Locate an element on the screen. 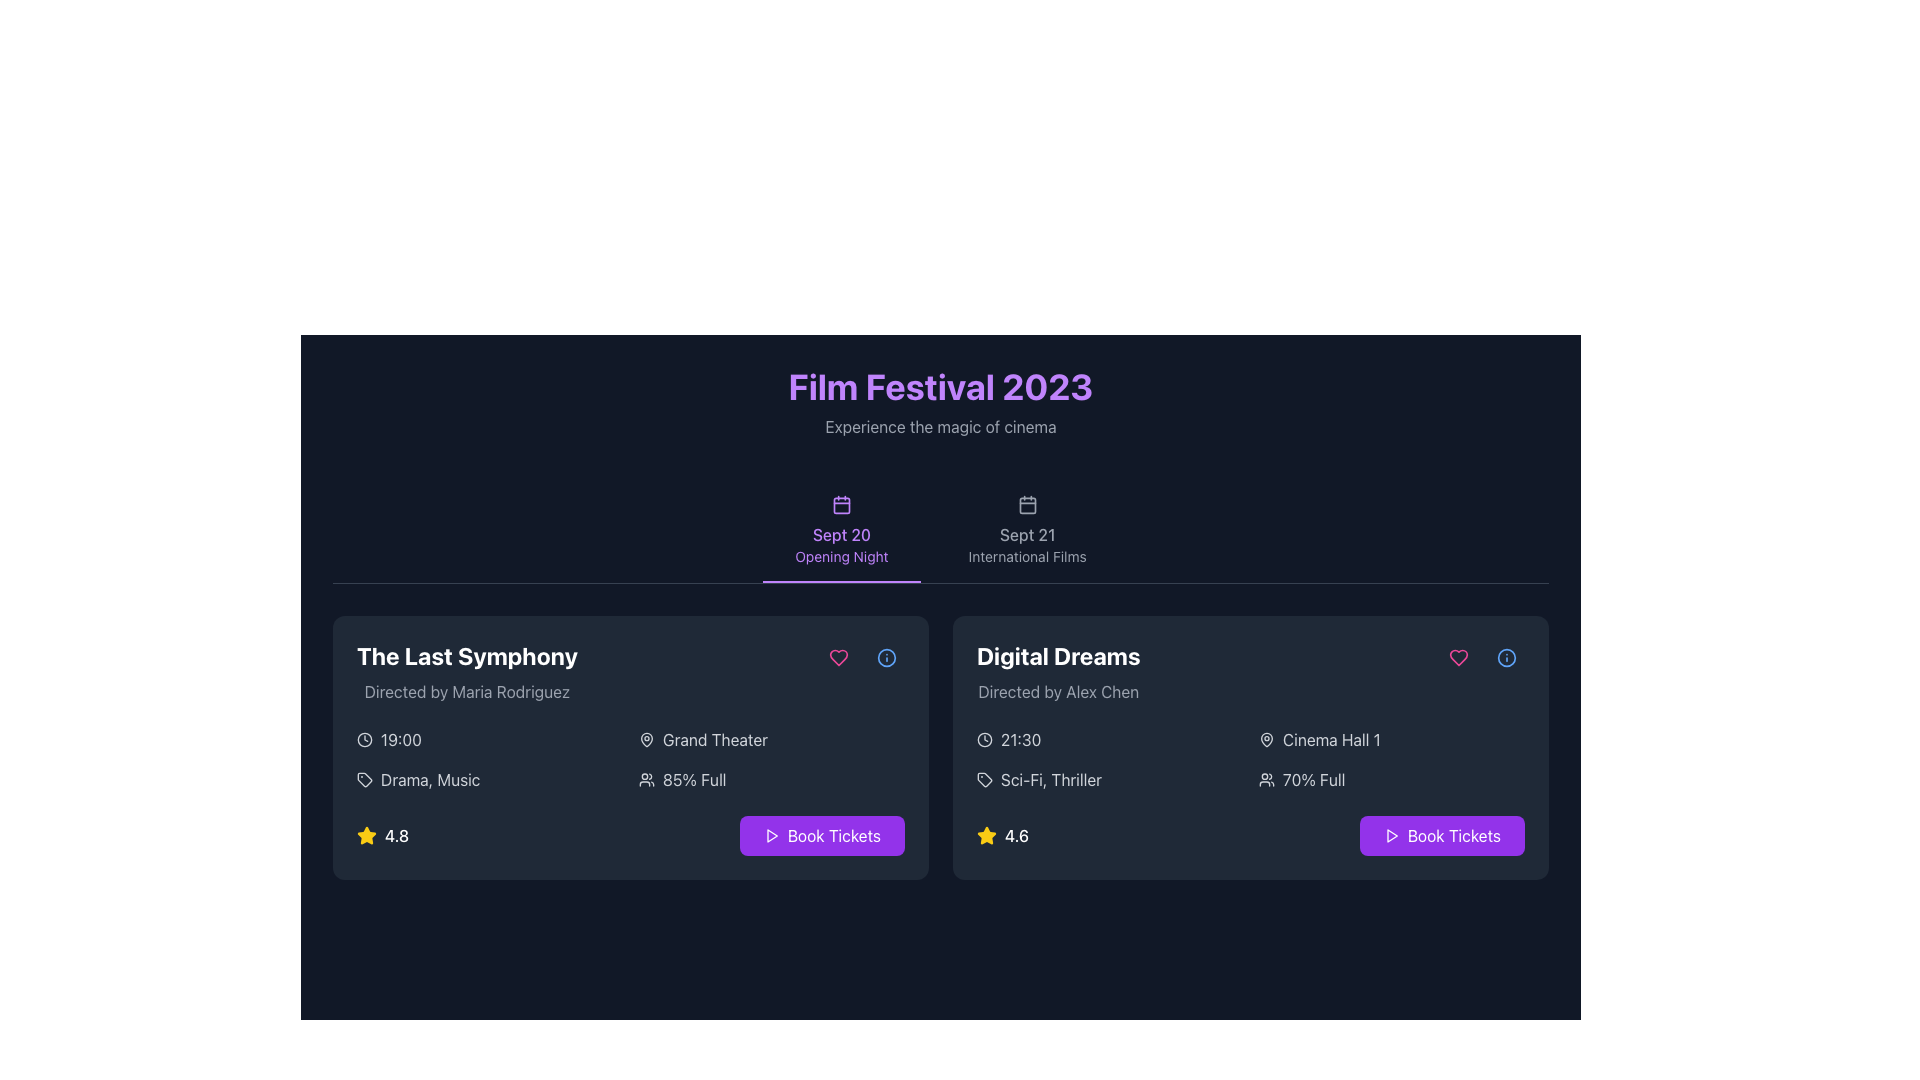 The image size is (1920, 1080). the SVG circle element with a black outline and white interior, part of the clock icon next to the '21:30' text under the 'Digital Dreams' section is located at coordinates (984, 740).